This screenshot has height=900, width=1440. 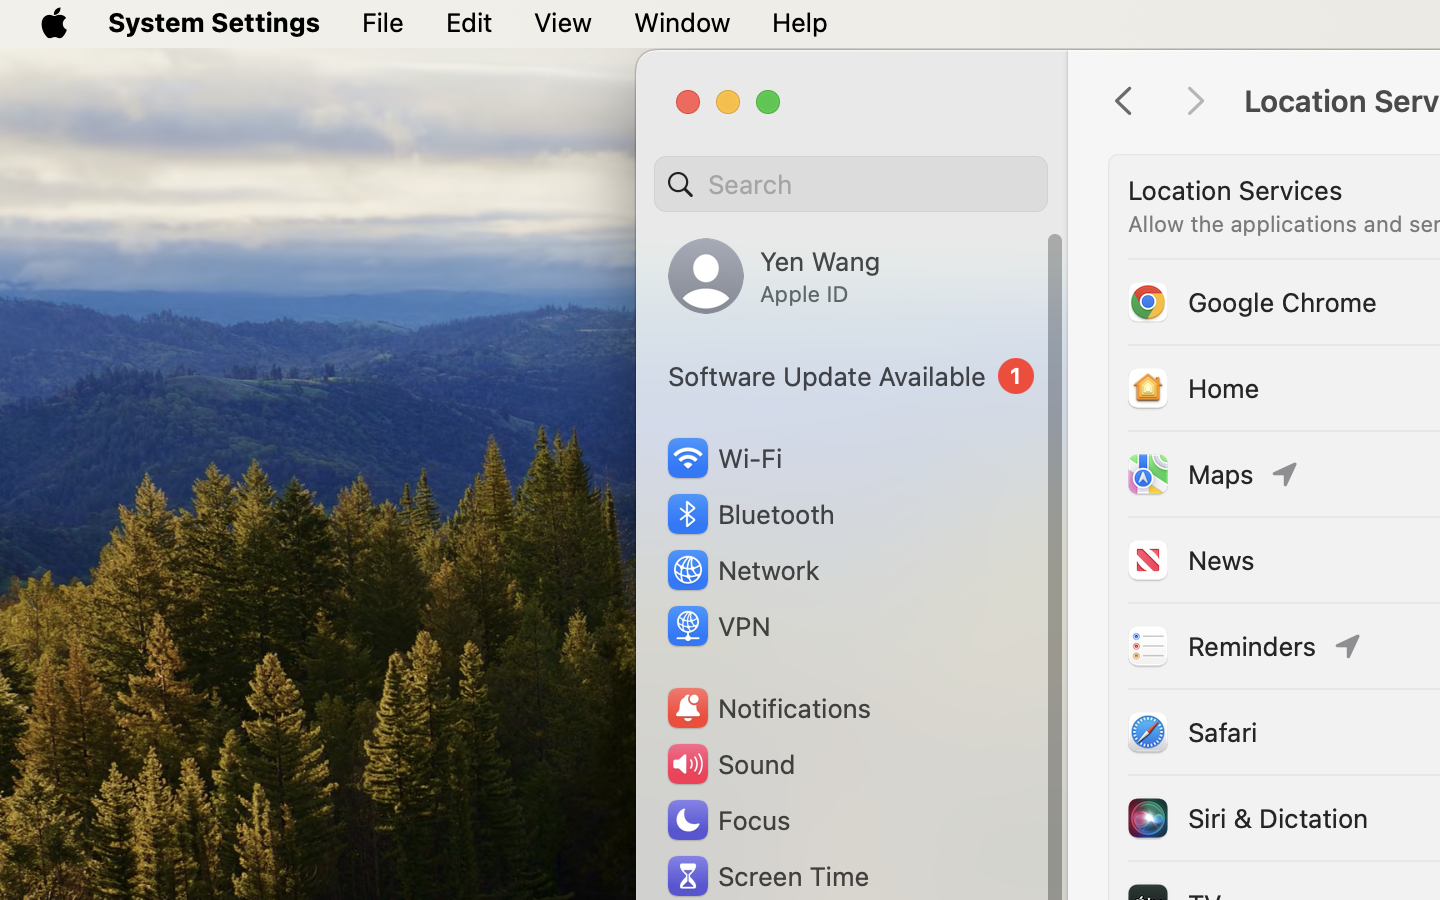 I want to click on 'Home', so click(x=1192, y=387).